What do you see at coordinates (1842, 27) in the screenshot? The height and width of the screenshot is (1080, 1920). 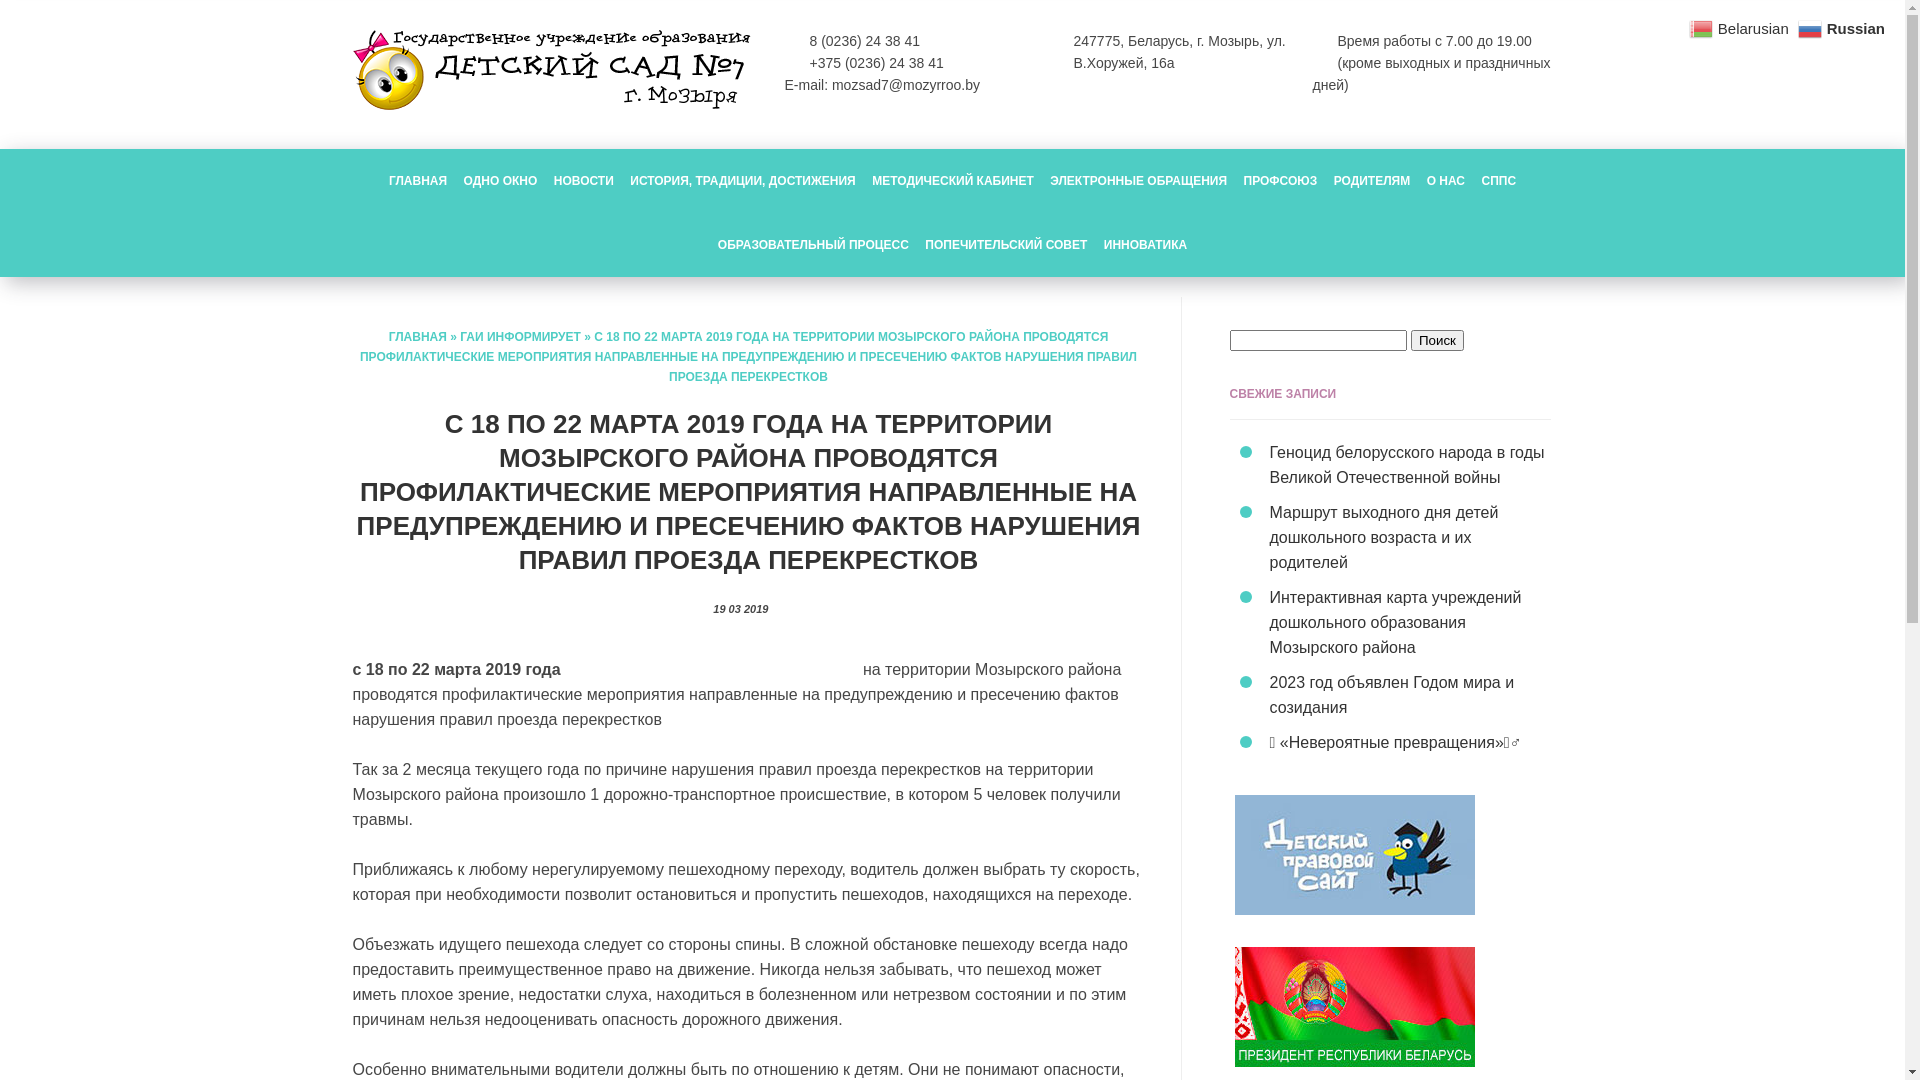 I see `'Russian'` at bounding box center [1842, 27].